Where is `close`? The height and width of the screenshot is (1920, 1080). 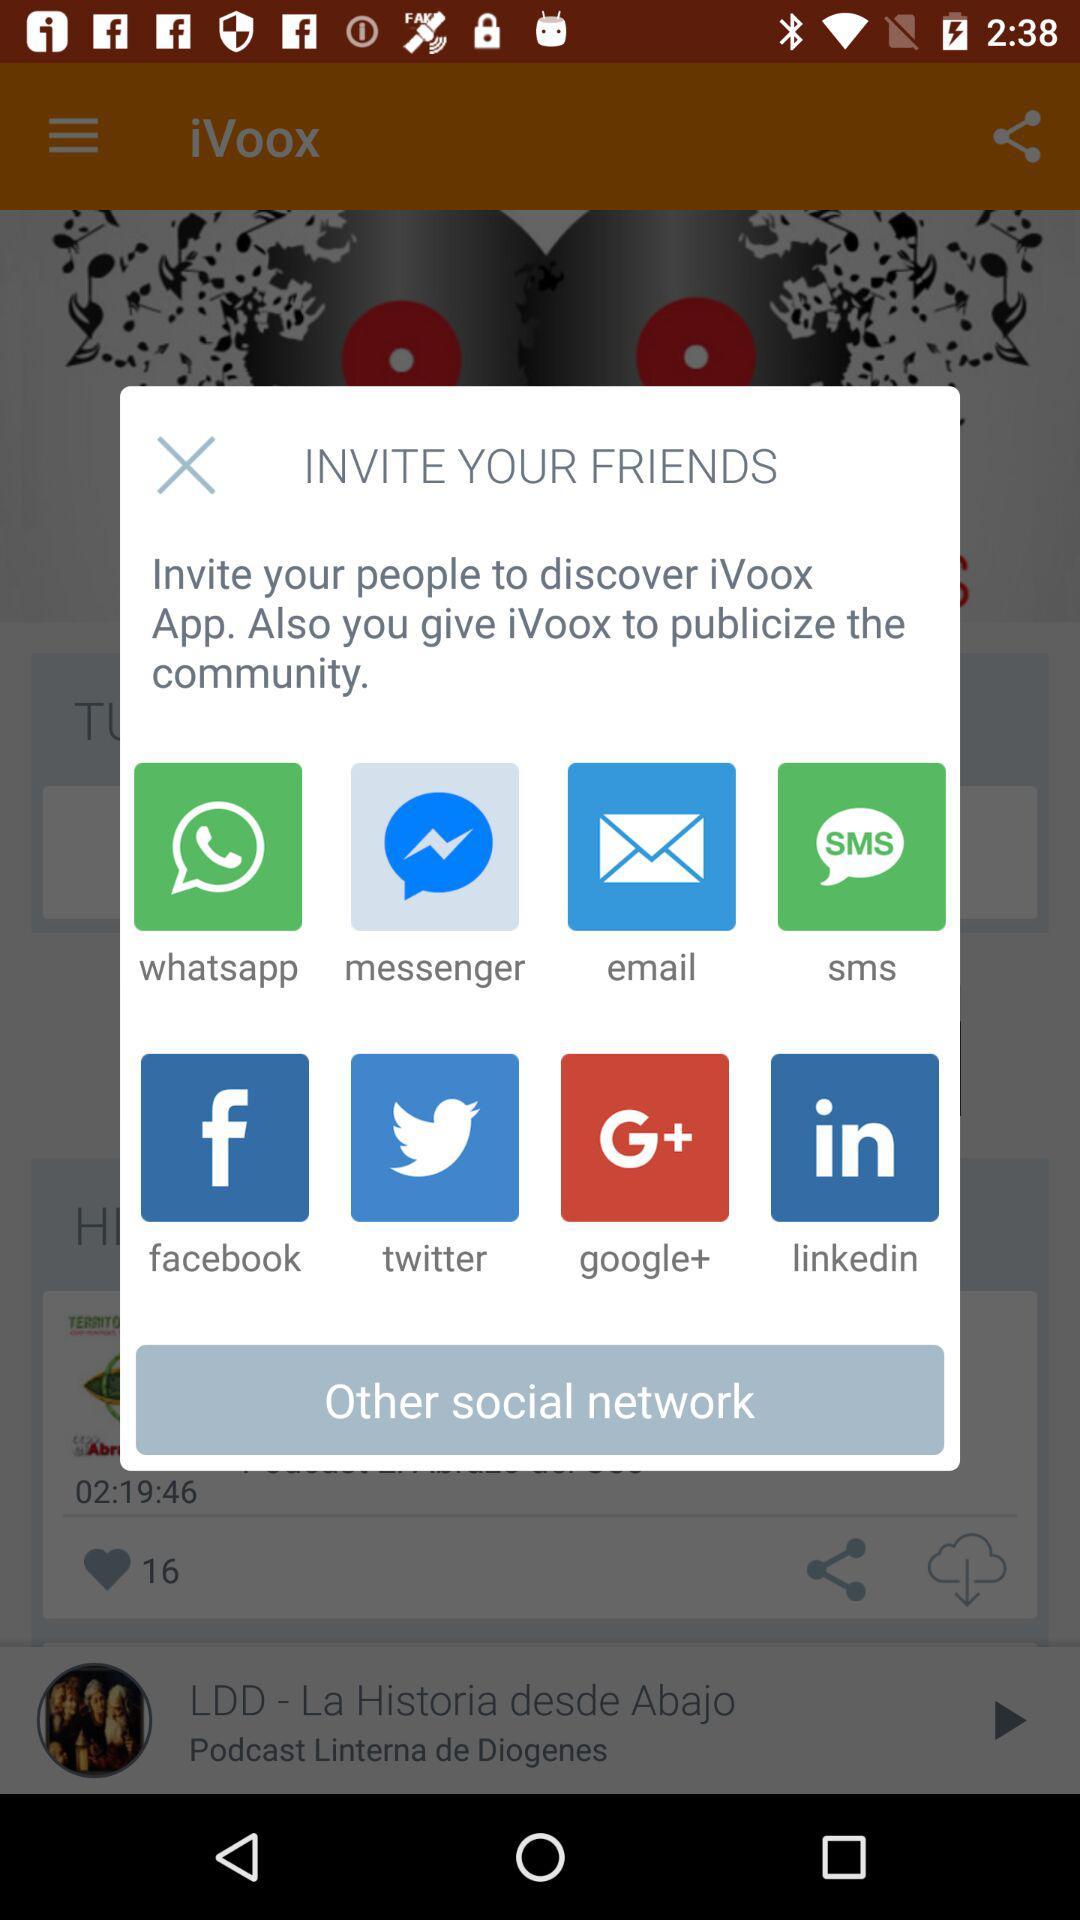
close is located at coordinates (186, 464).